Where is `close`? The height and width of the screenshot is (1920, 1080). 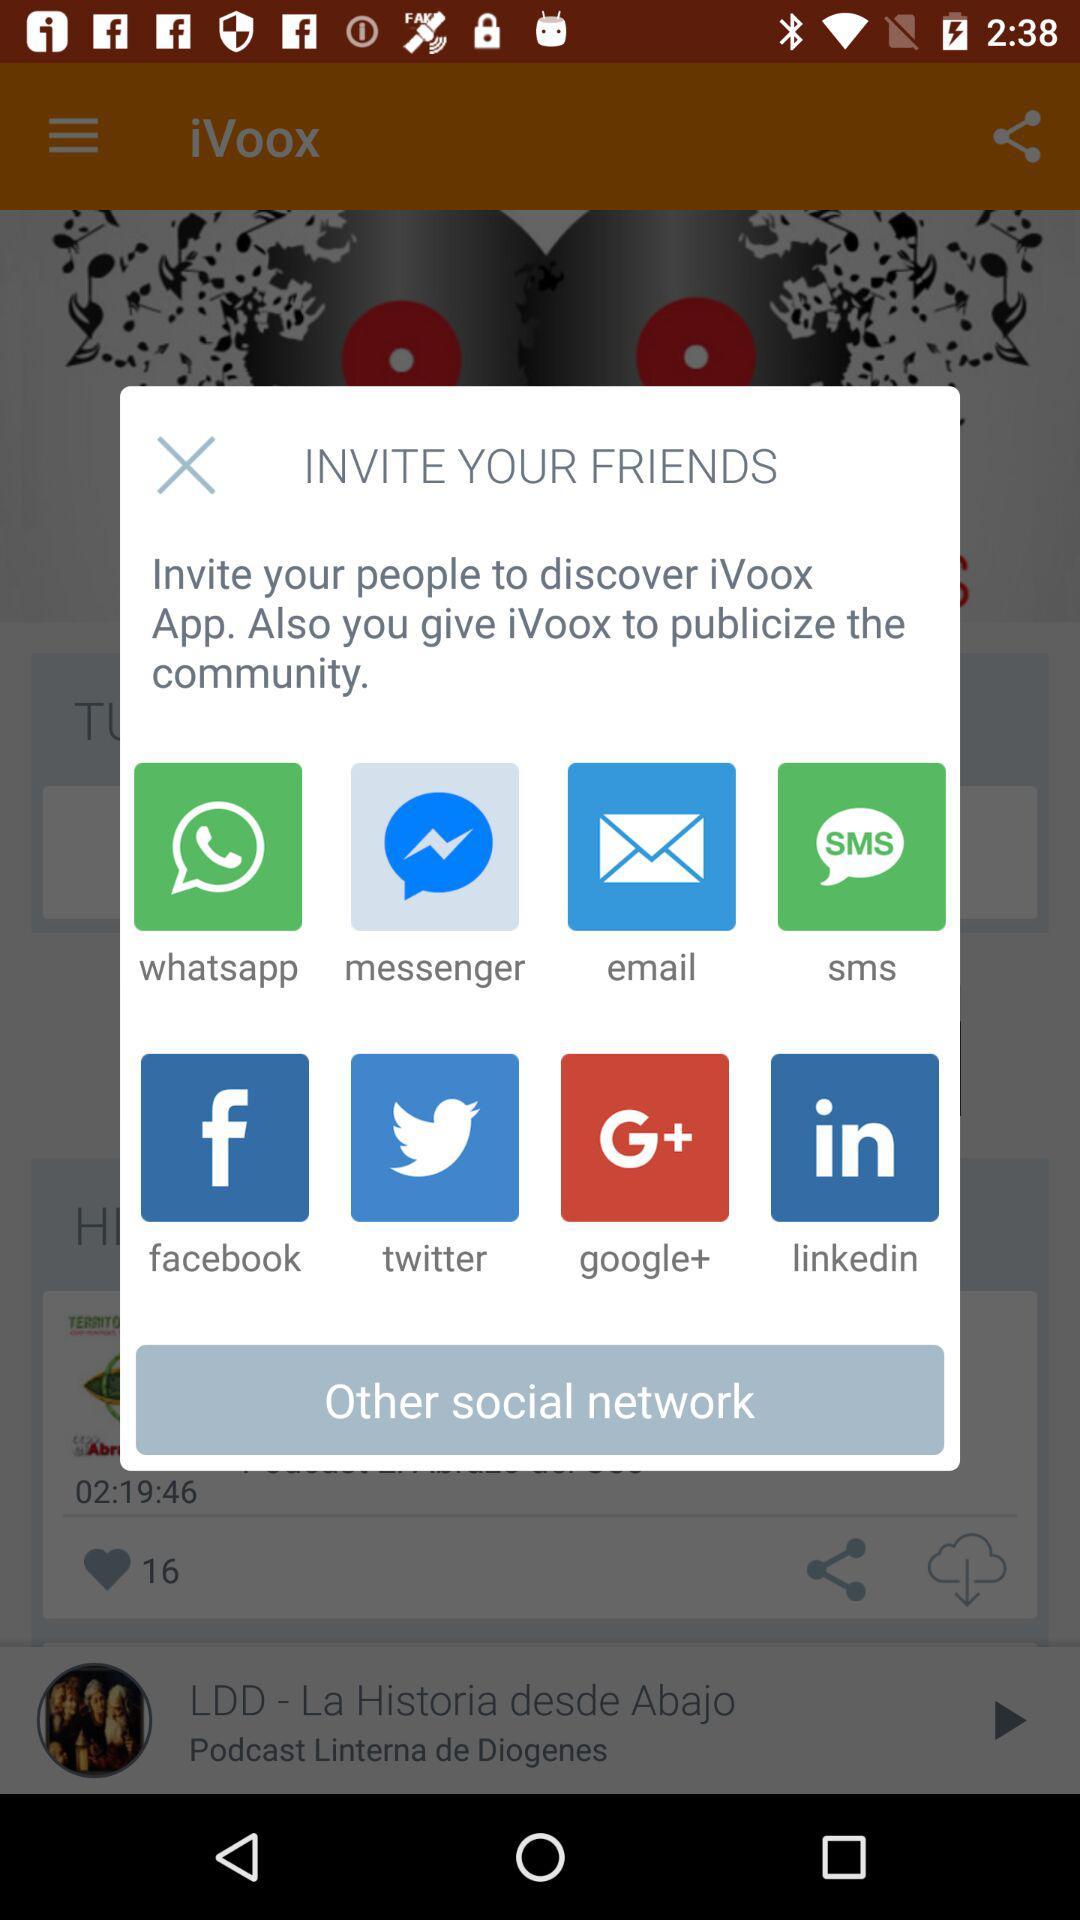
close is located at coordinates (186, 464).